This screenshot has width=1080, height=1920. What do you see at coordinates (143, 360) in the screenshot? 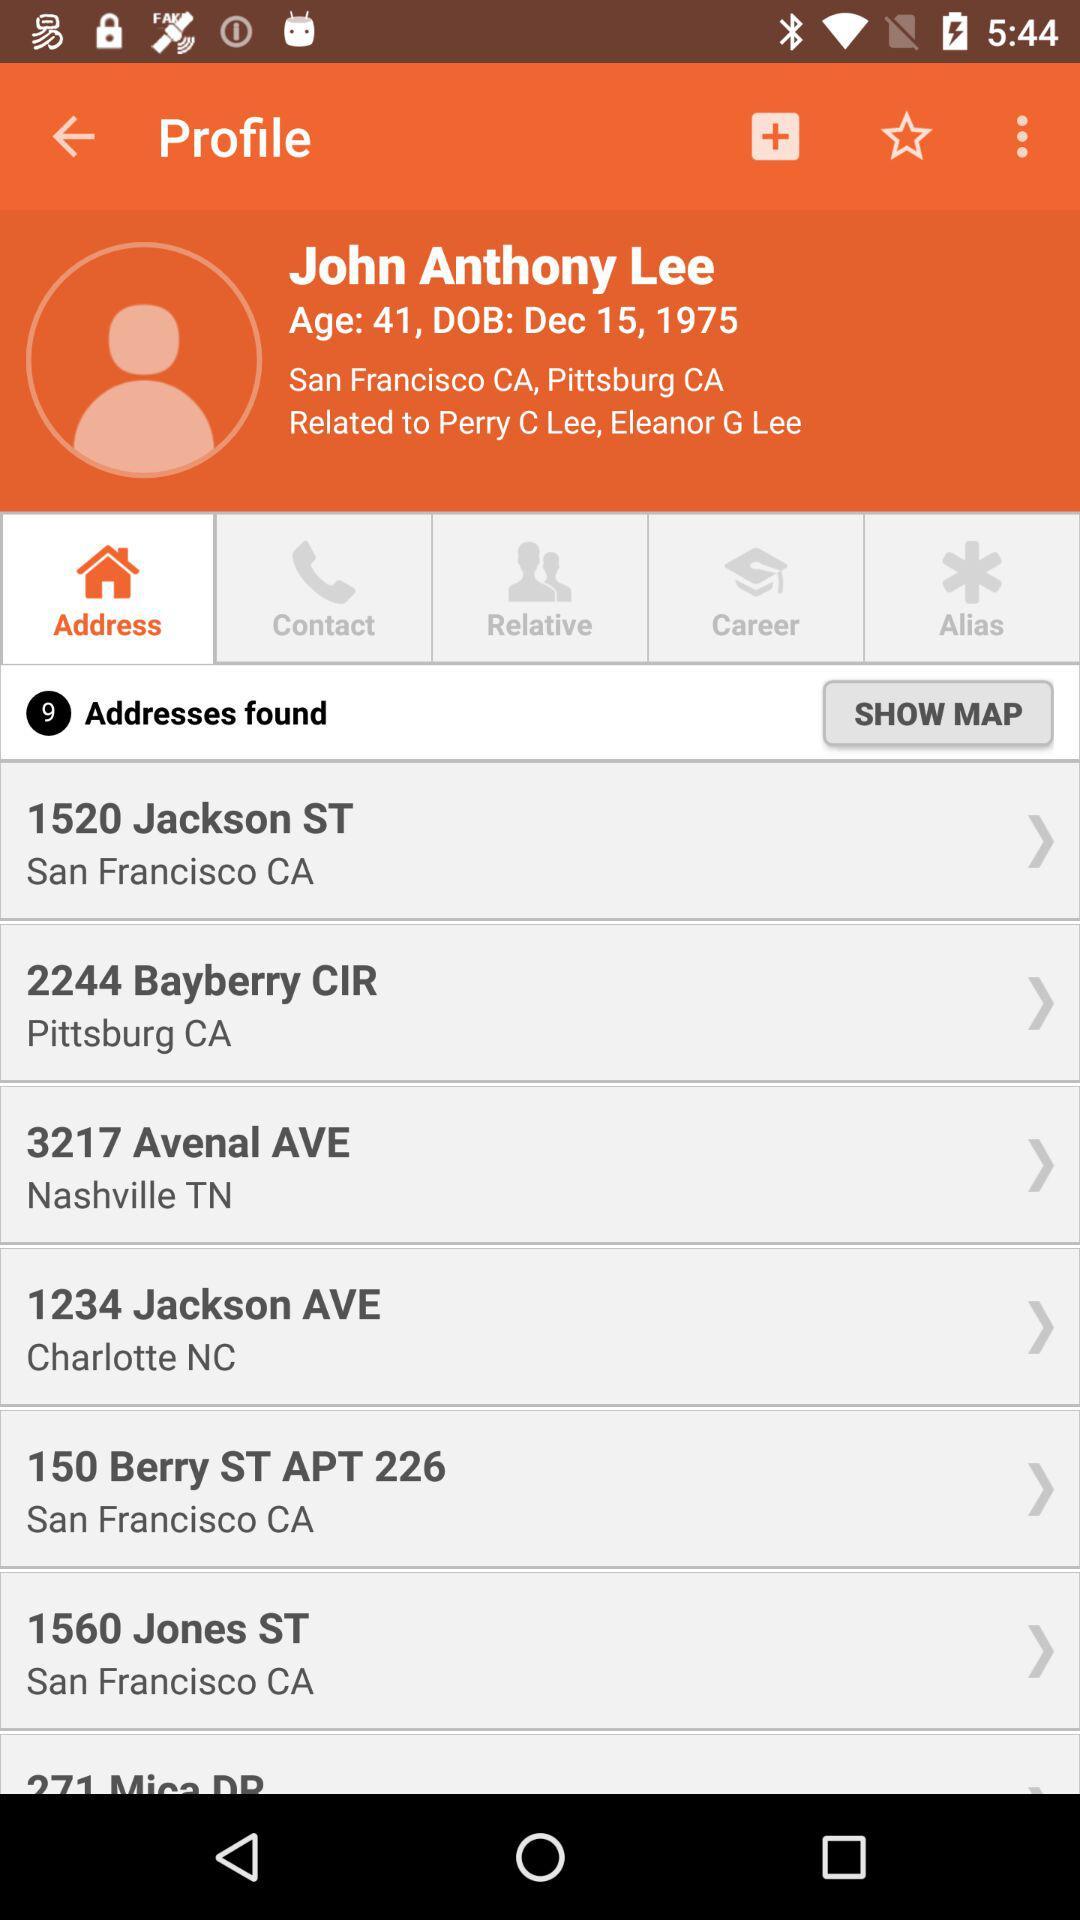
I see `profile picture icon` at bounding box center [143, 360].